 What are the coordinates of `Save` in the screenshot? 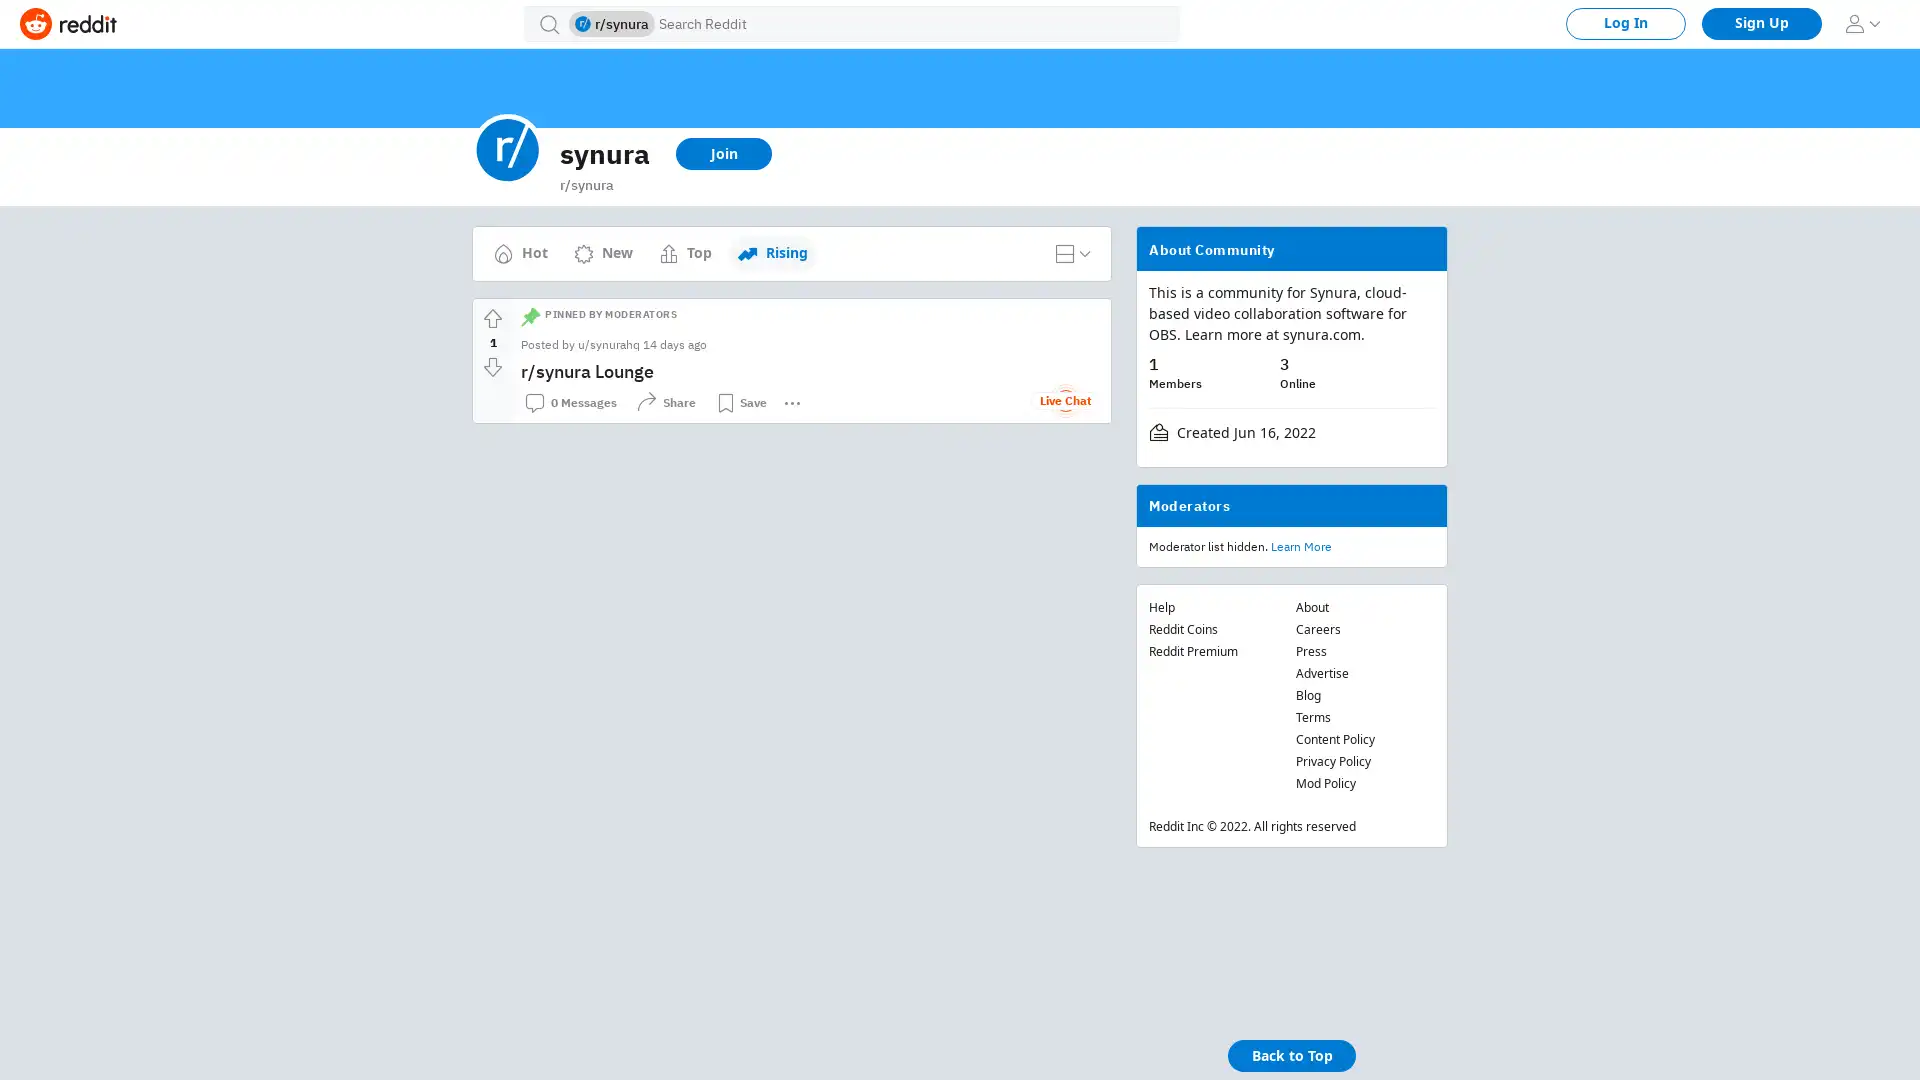 It's located at (740, 402).